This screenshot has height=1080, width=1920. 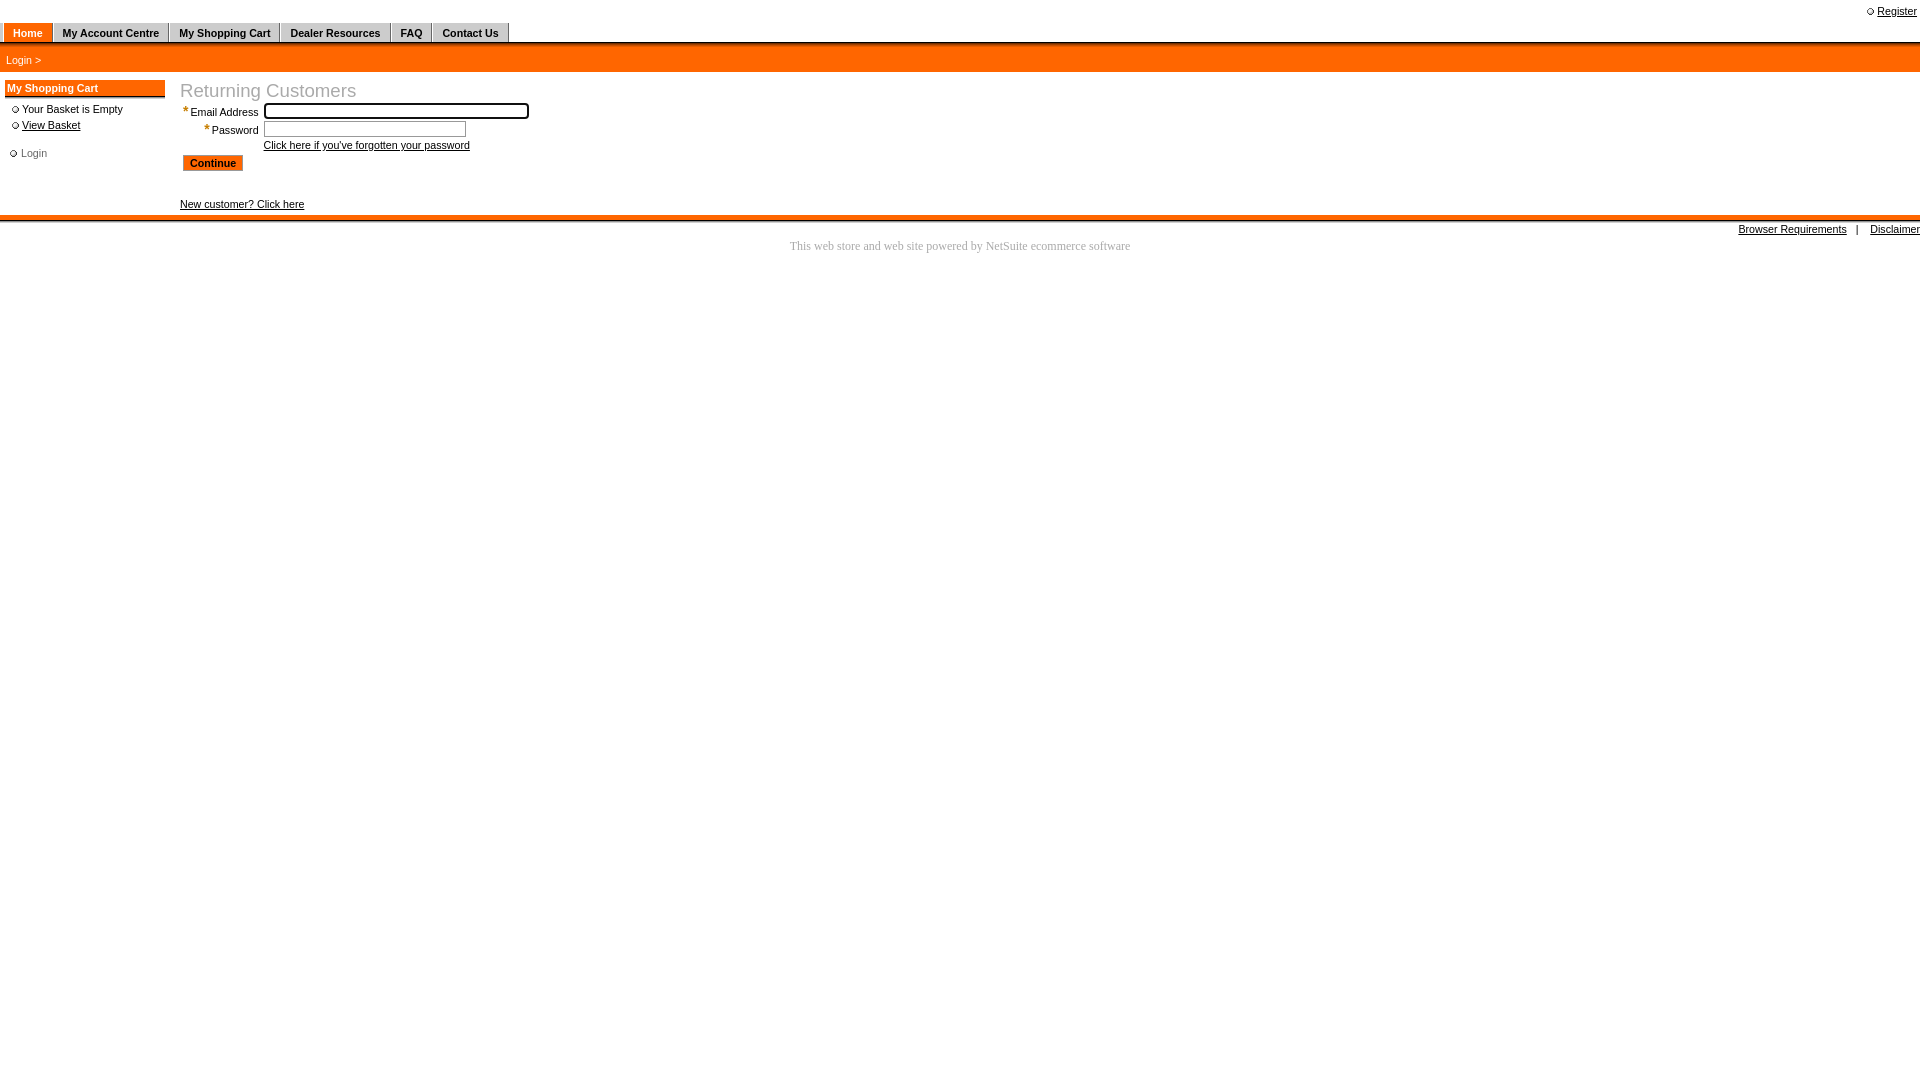 I want to click on 'Home', so click(x=28, y=31).